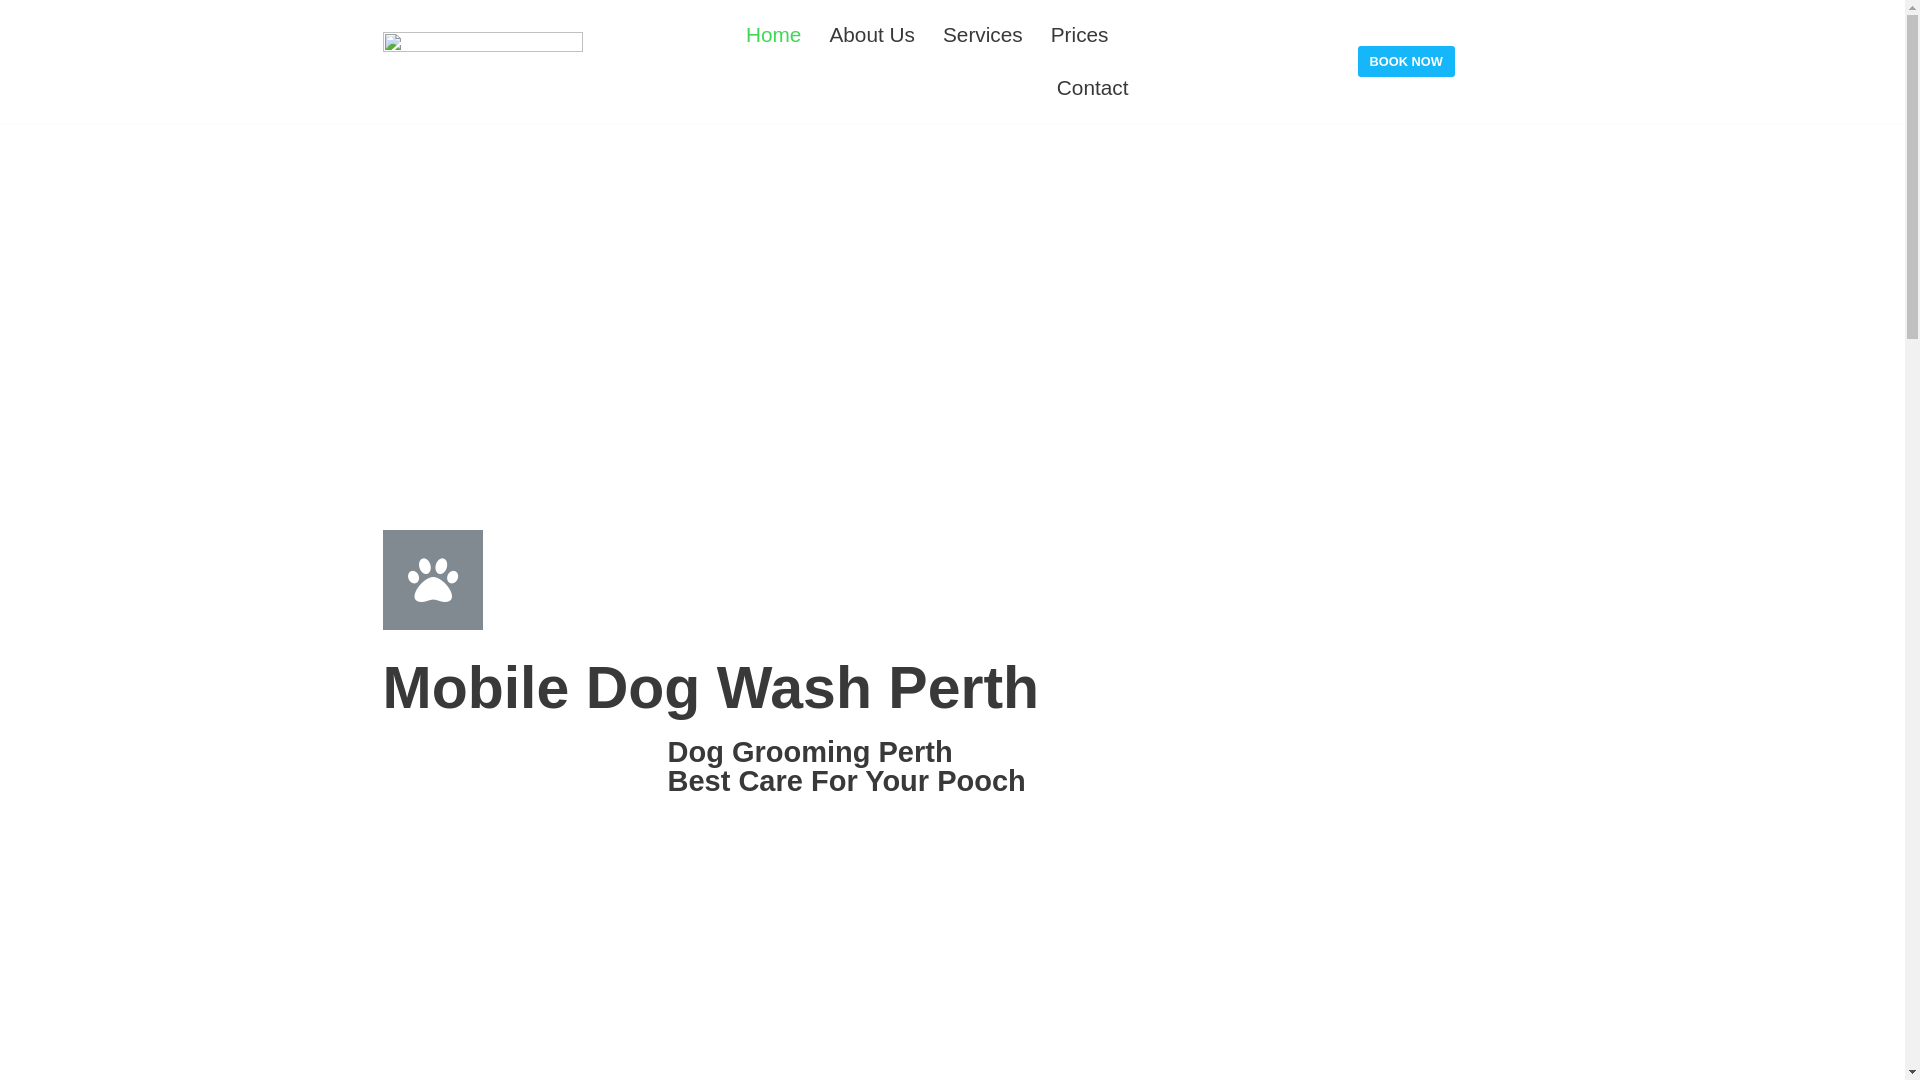  Describe the element at coordinates (1405, 60) in the screenshot. I see `'BOOK NOW'` at that location.